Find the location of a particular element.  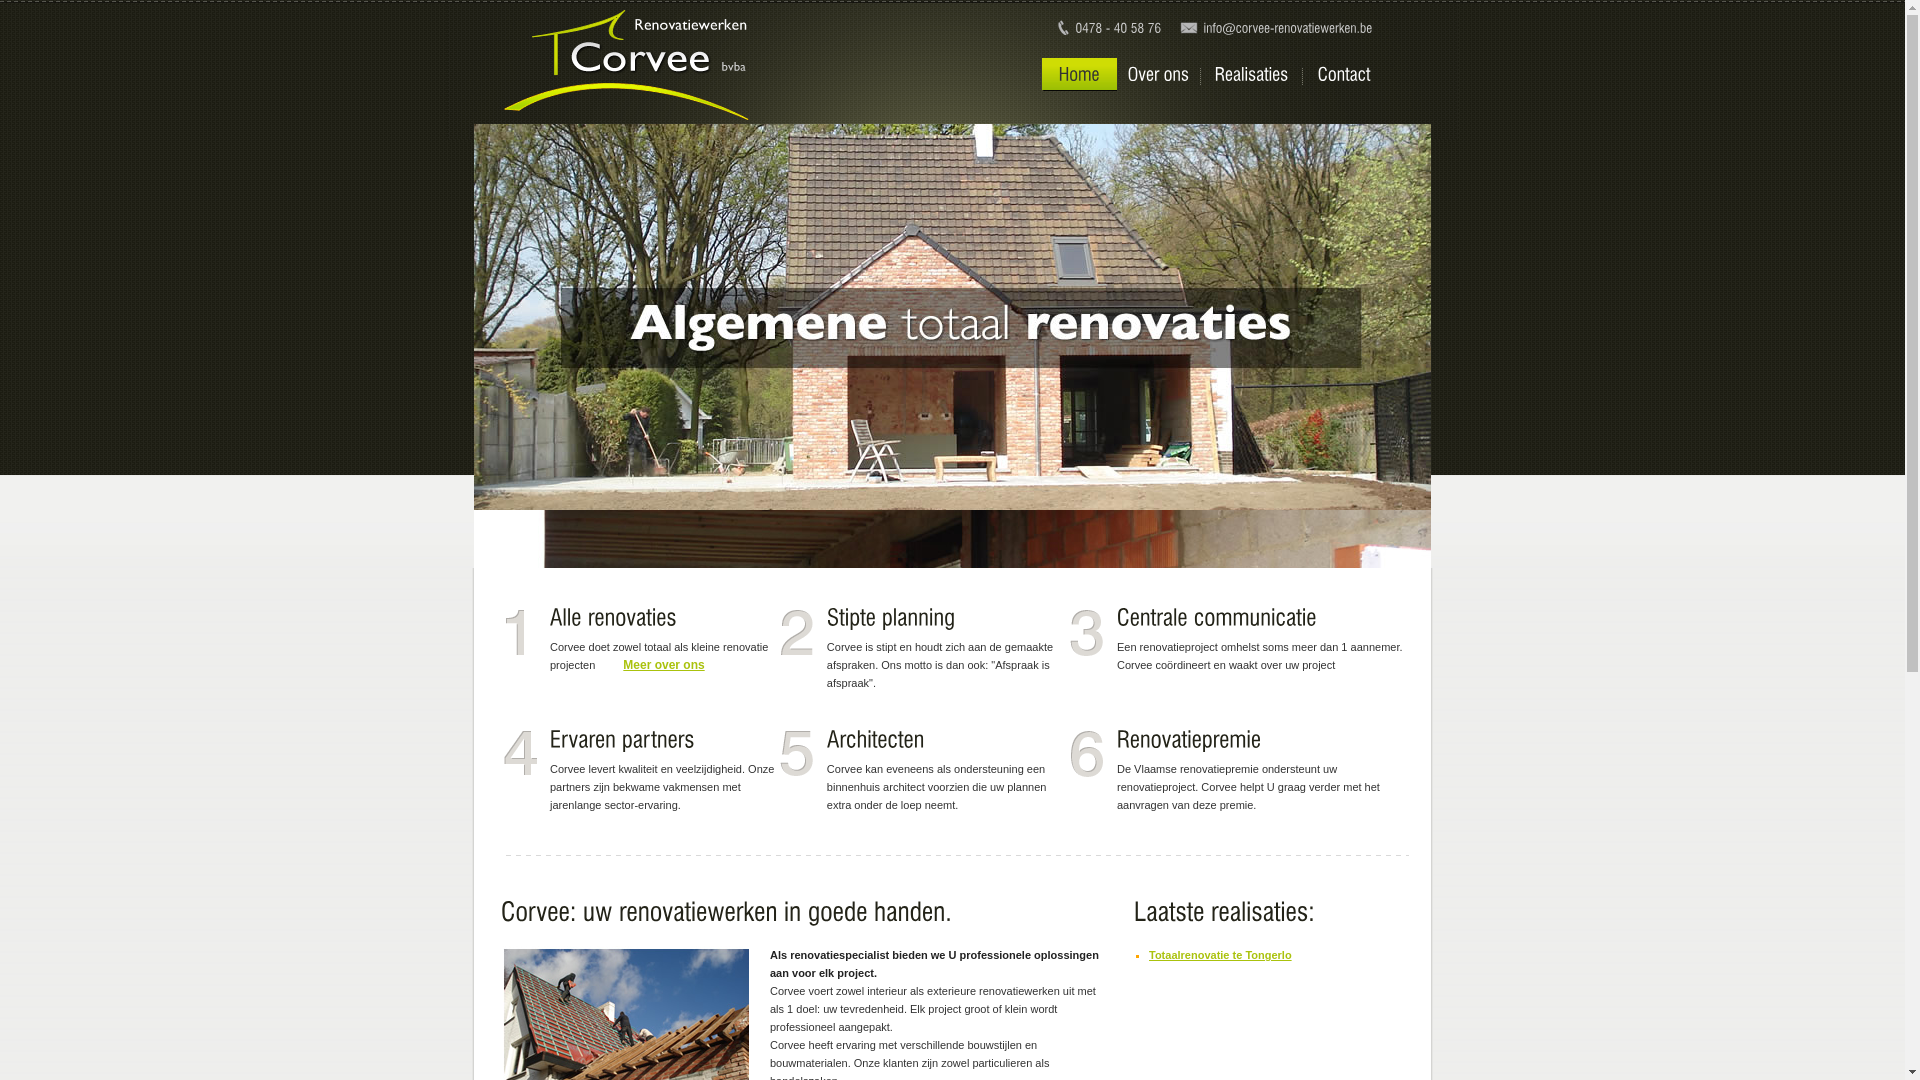

'Totaalrenovatie te Tongerlo' is located at coordinates (1219, 954).